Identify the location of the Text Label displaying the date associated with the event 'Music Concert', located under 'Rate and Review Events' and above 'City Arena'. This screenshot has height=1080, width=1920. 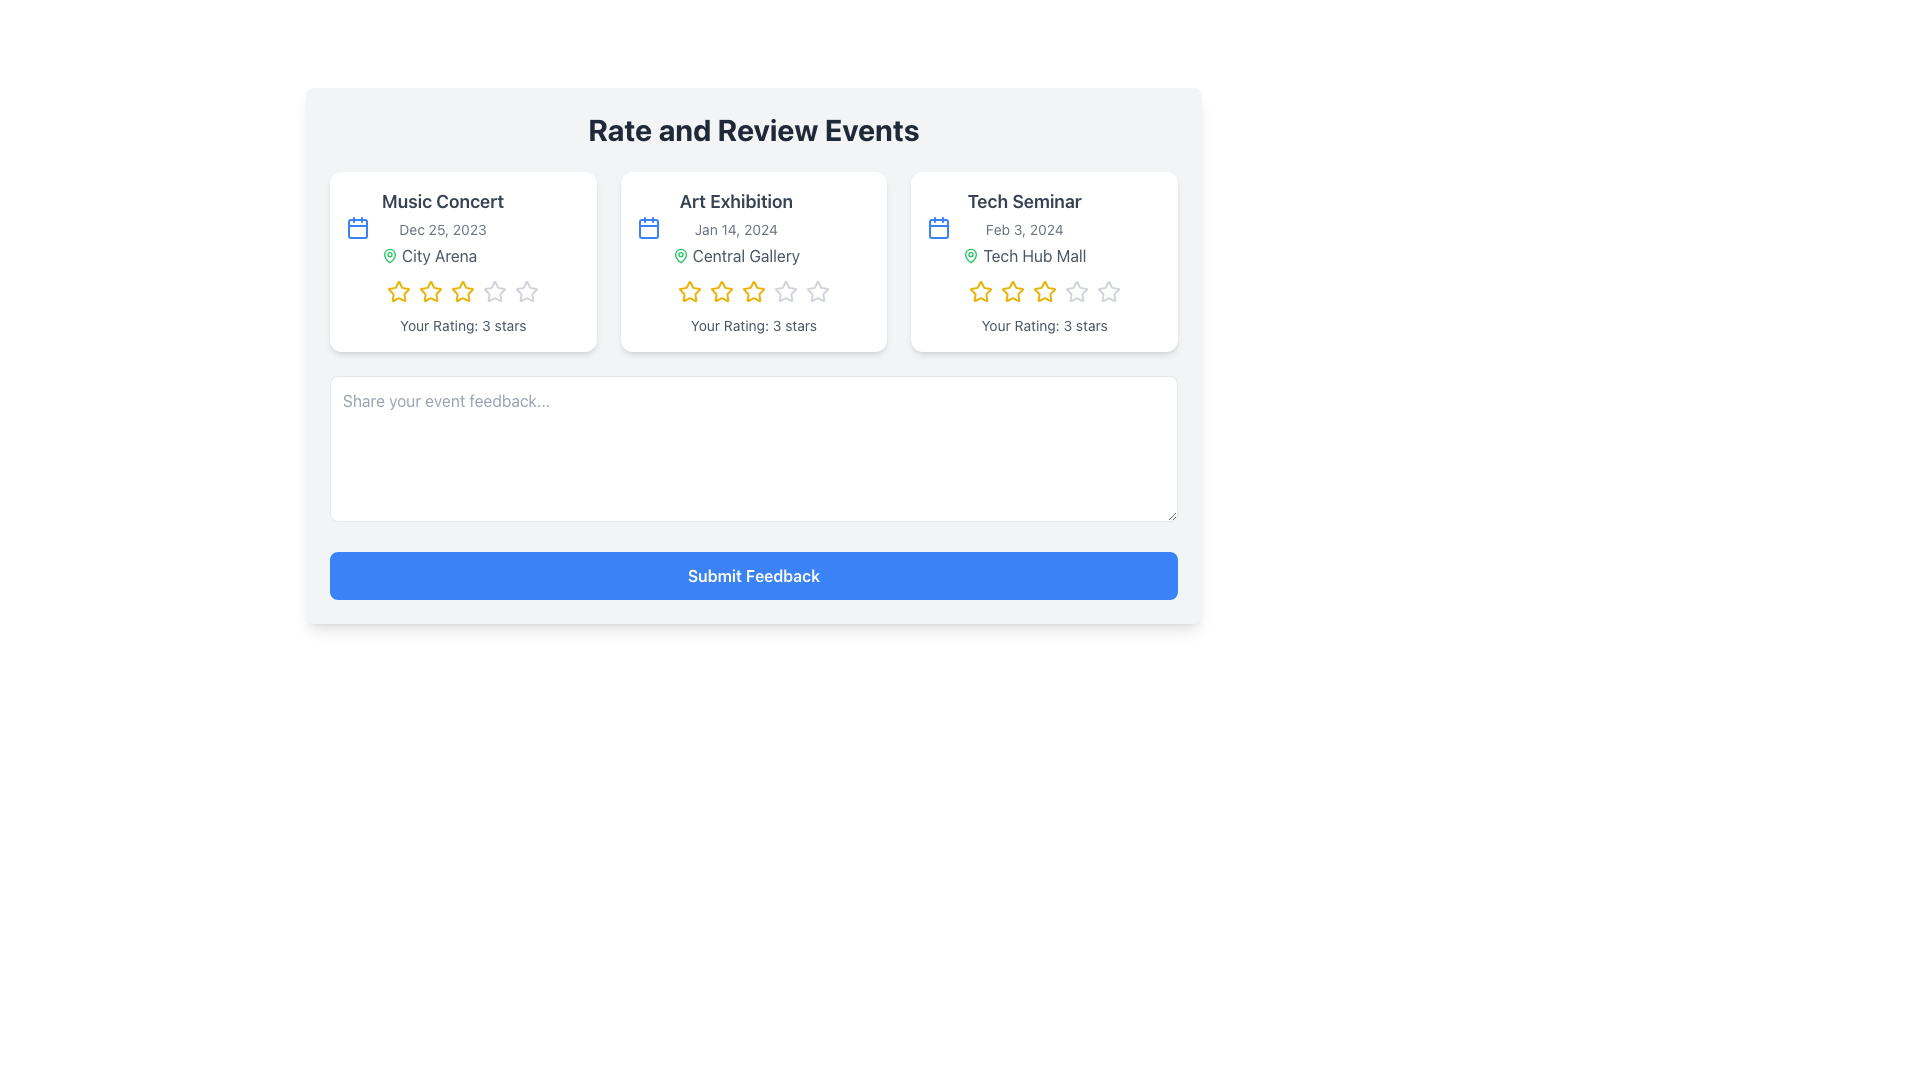
(441, 229).